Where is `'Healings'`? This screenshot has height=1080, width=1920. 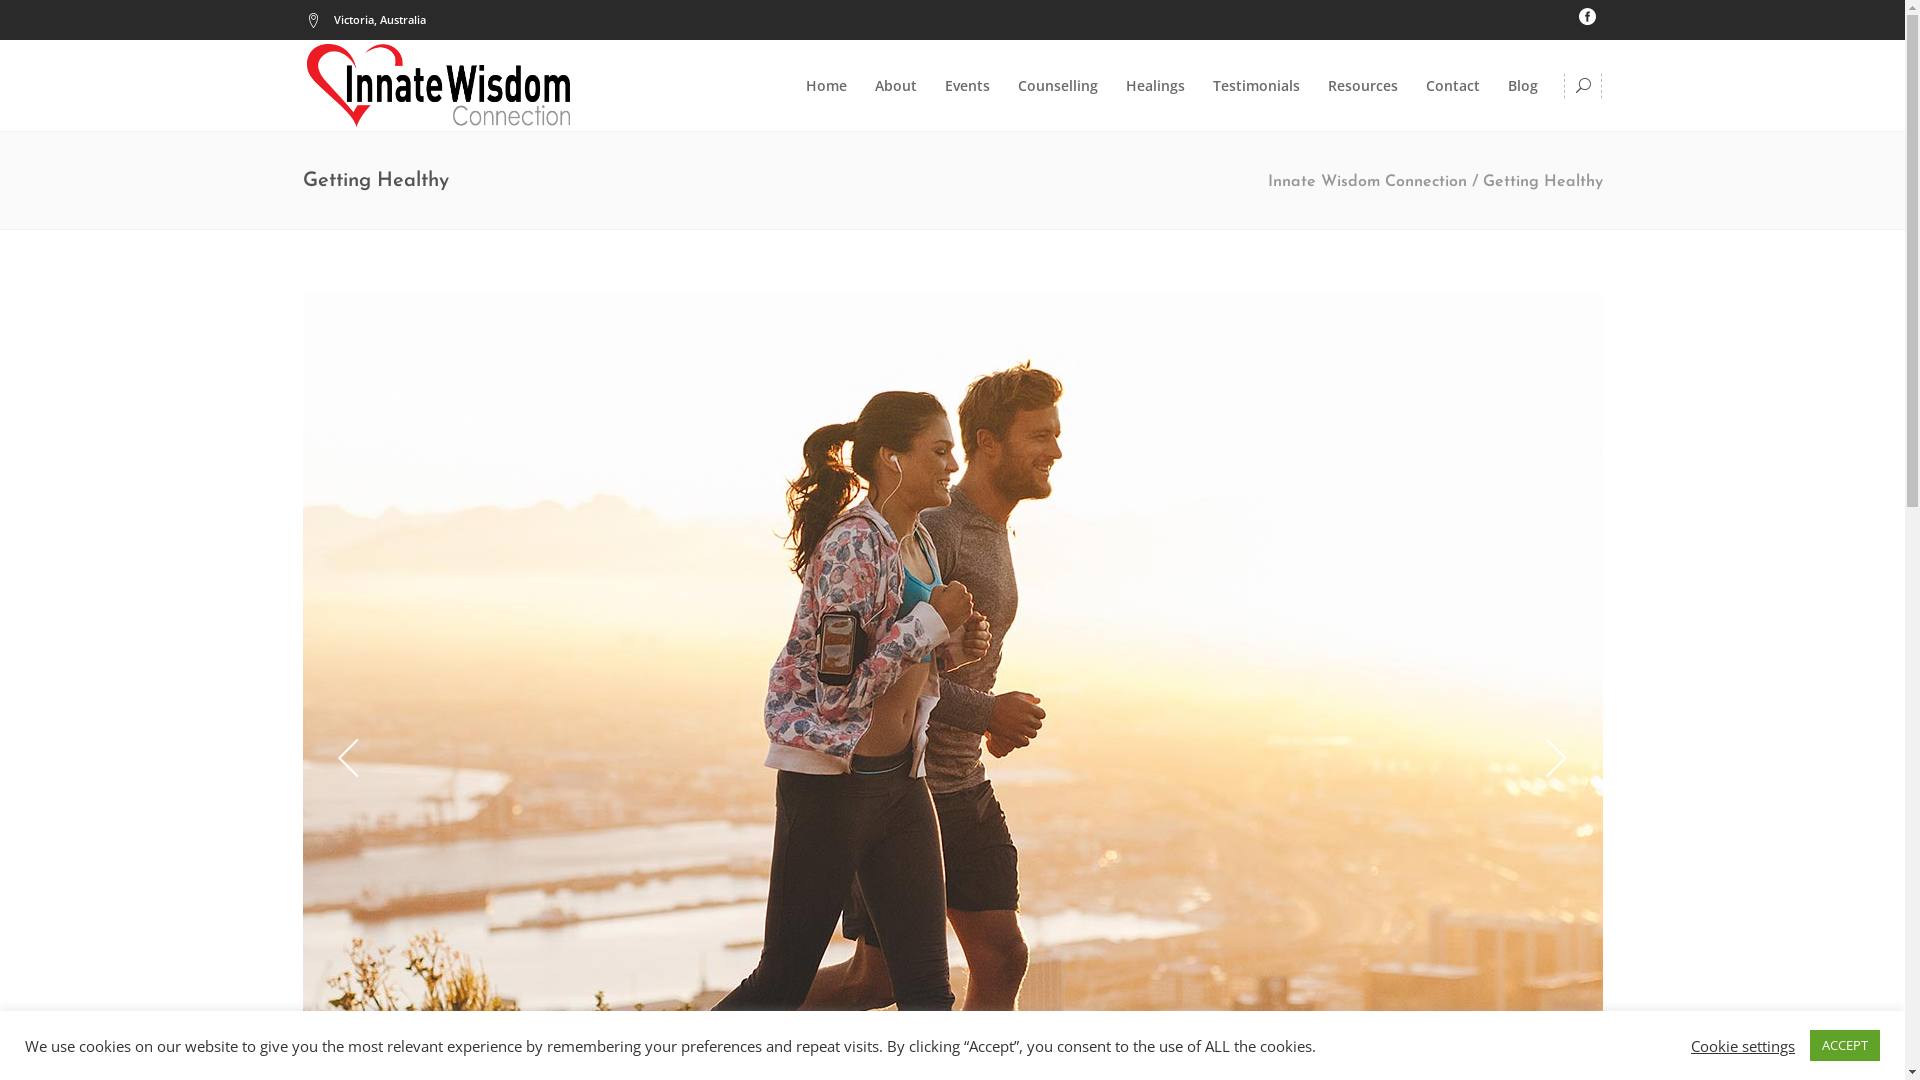 'Healings' is located at coordinates (1155, 84).